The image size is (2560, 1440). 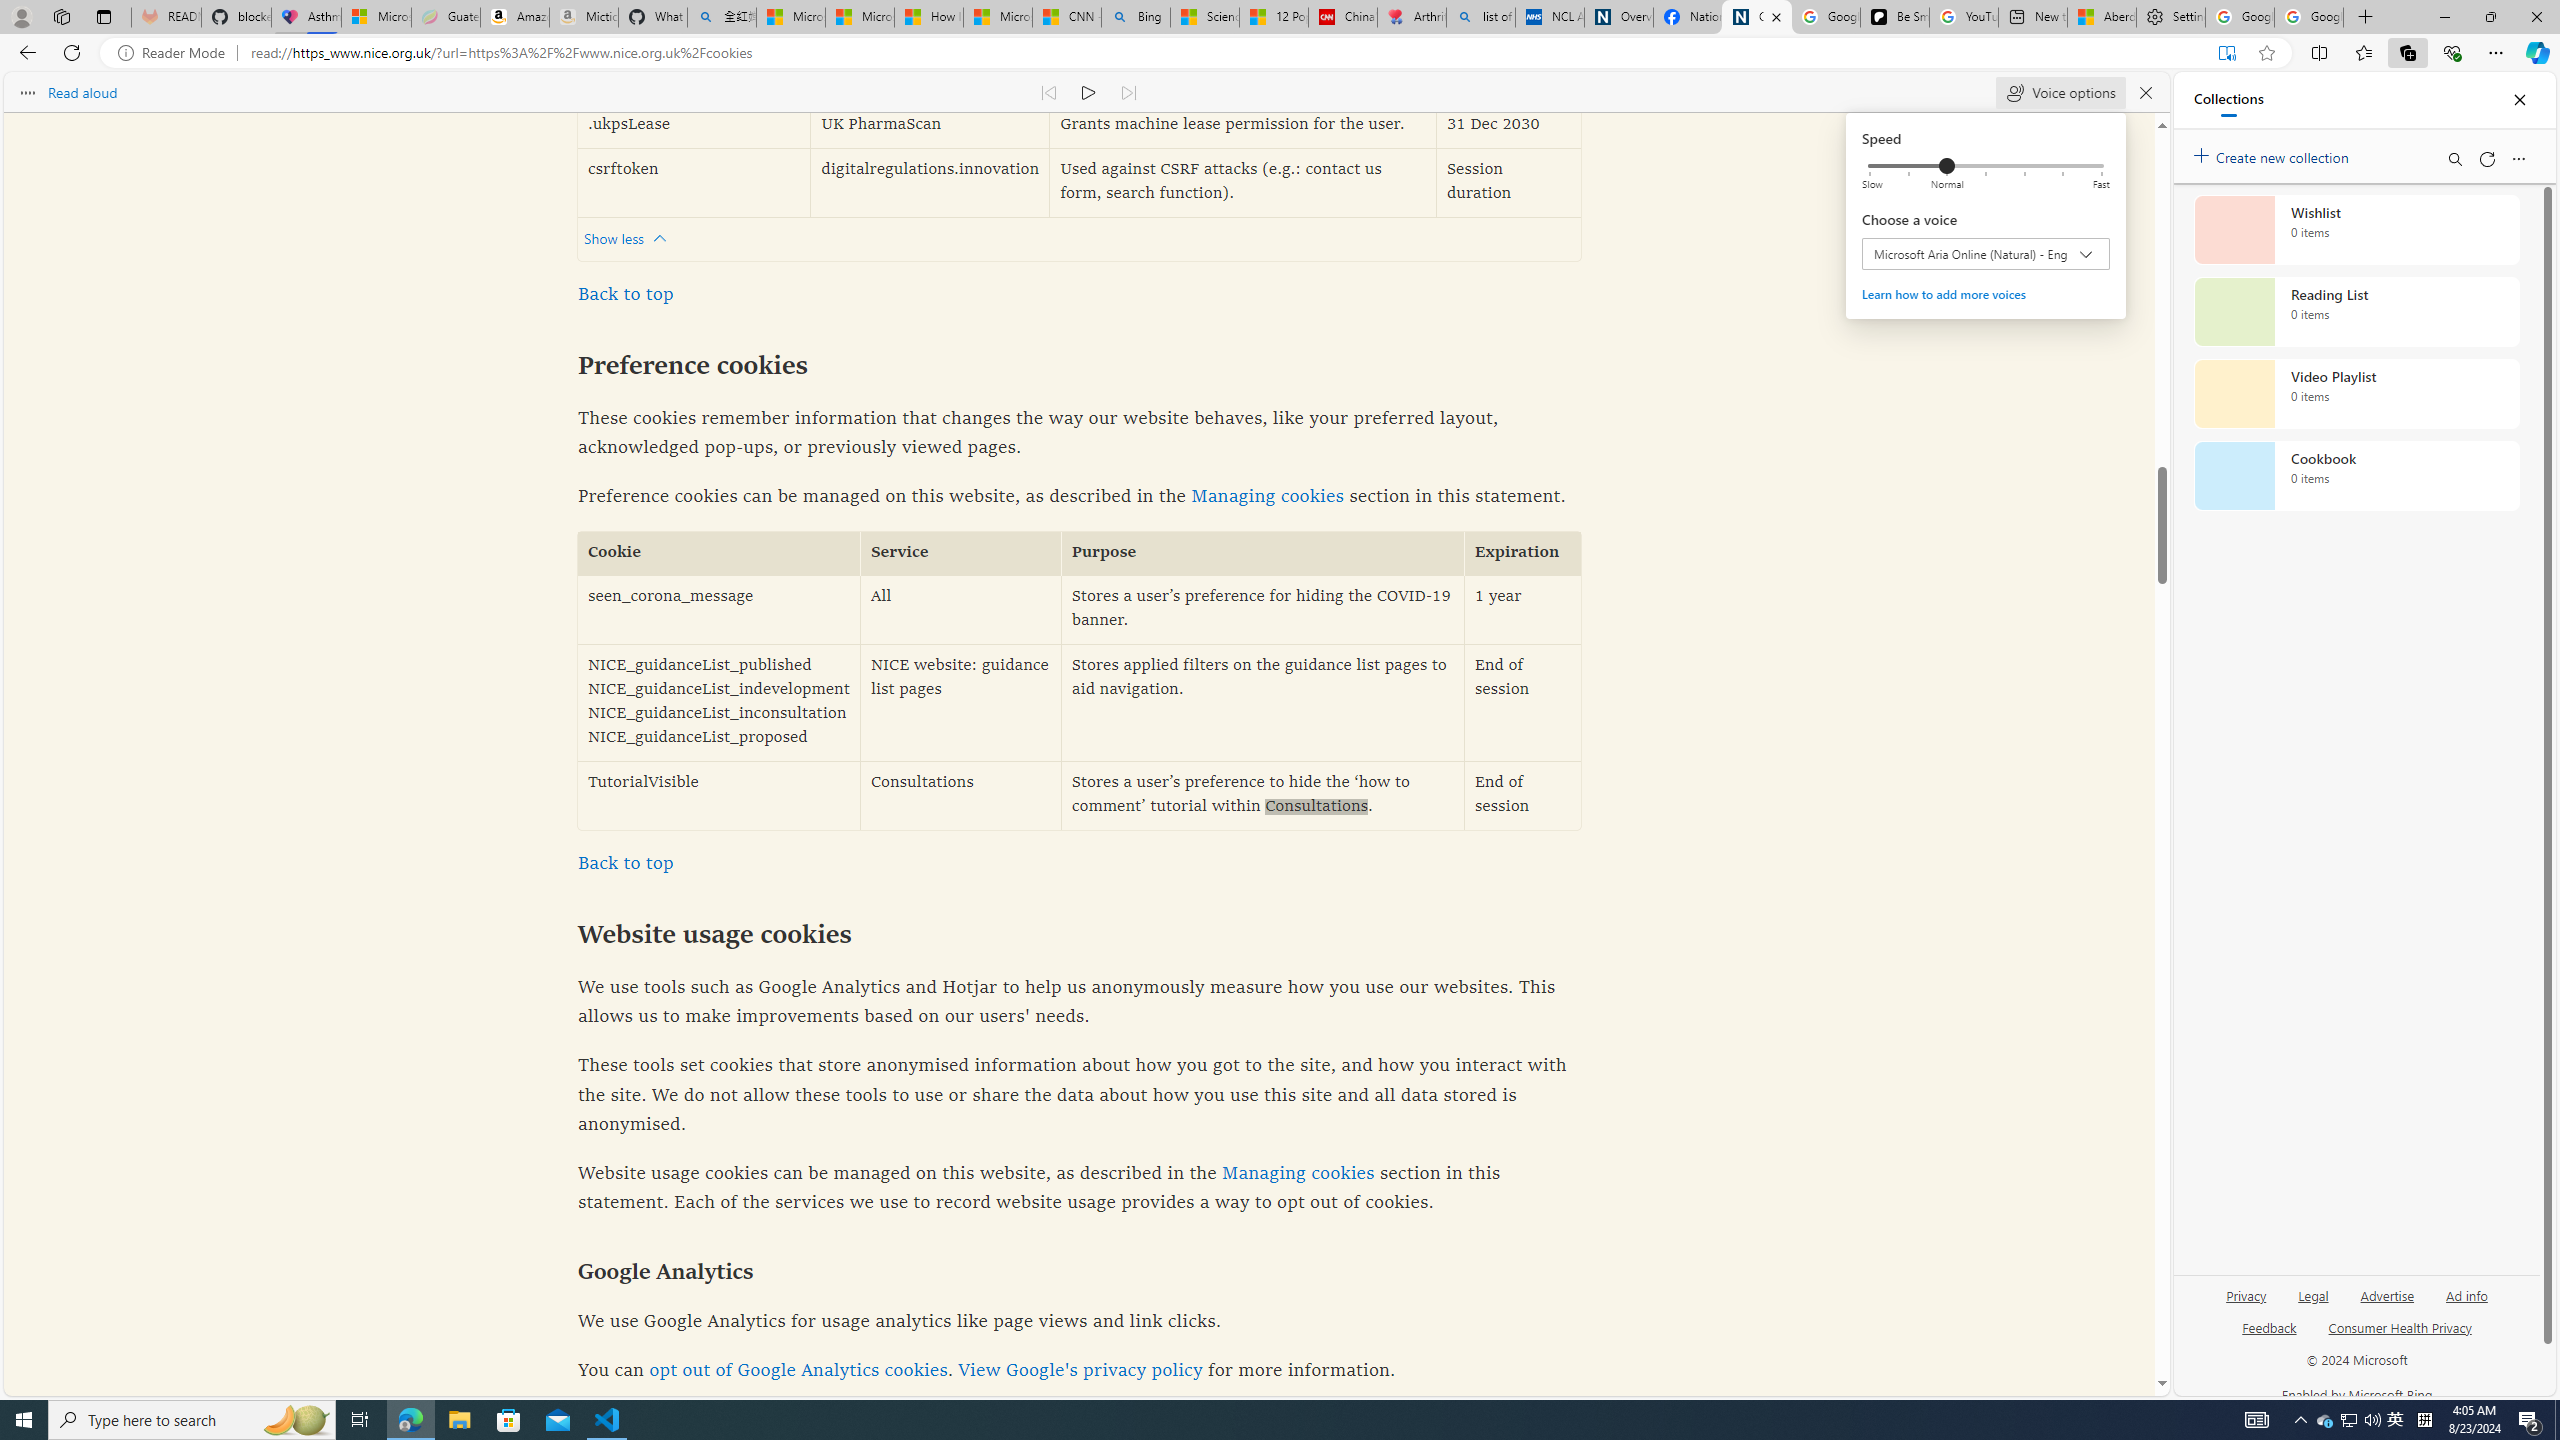 What do you see at coordinates (1048, 91) in the screenshot?
I see `'Read previous paragraph'` at bounding box center [1048, 91].